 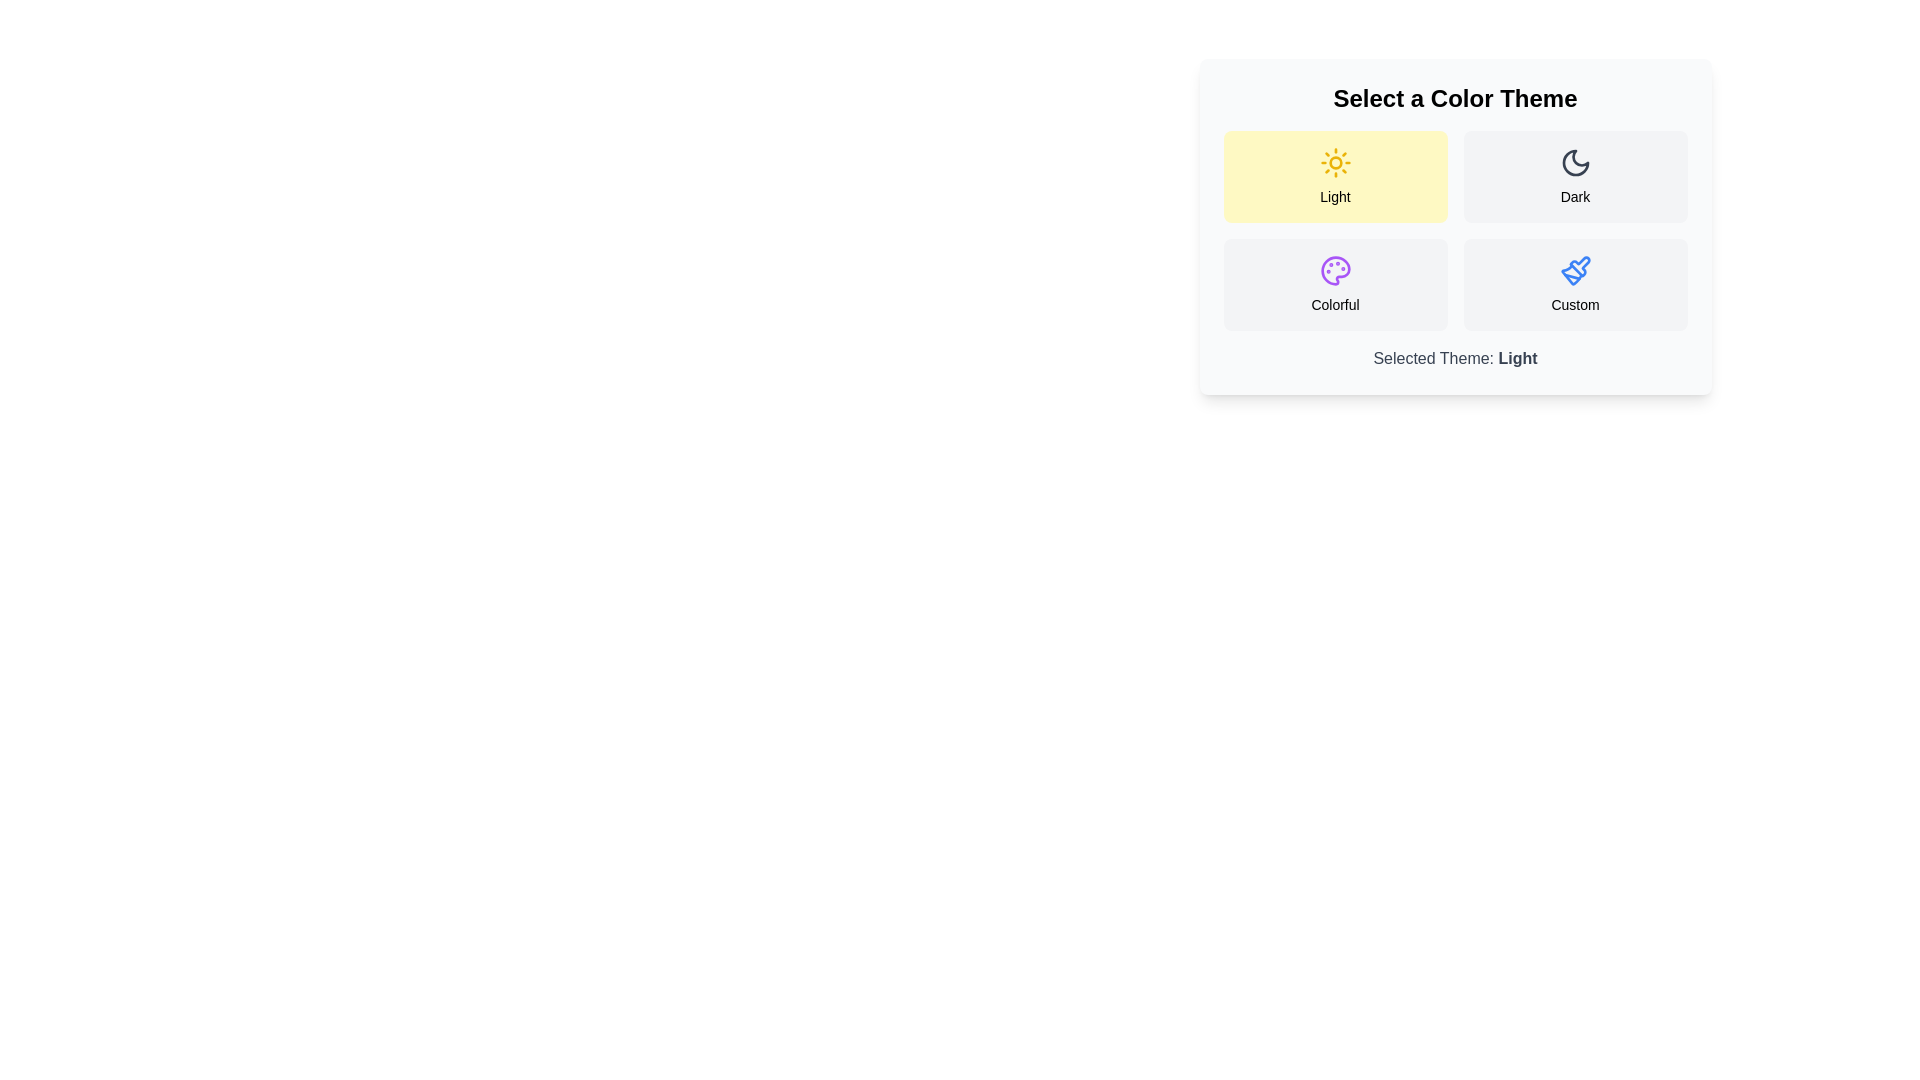 I want to click on the 'Select a Color Theme' text by double-clicking on it, so click(x=1455, y=99).